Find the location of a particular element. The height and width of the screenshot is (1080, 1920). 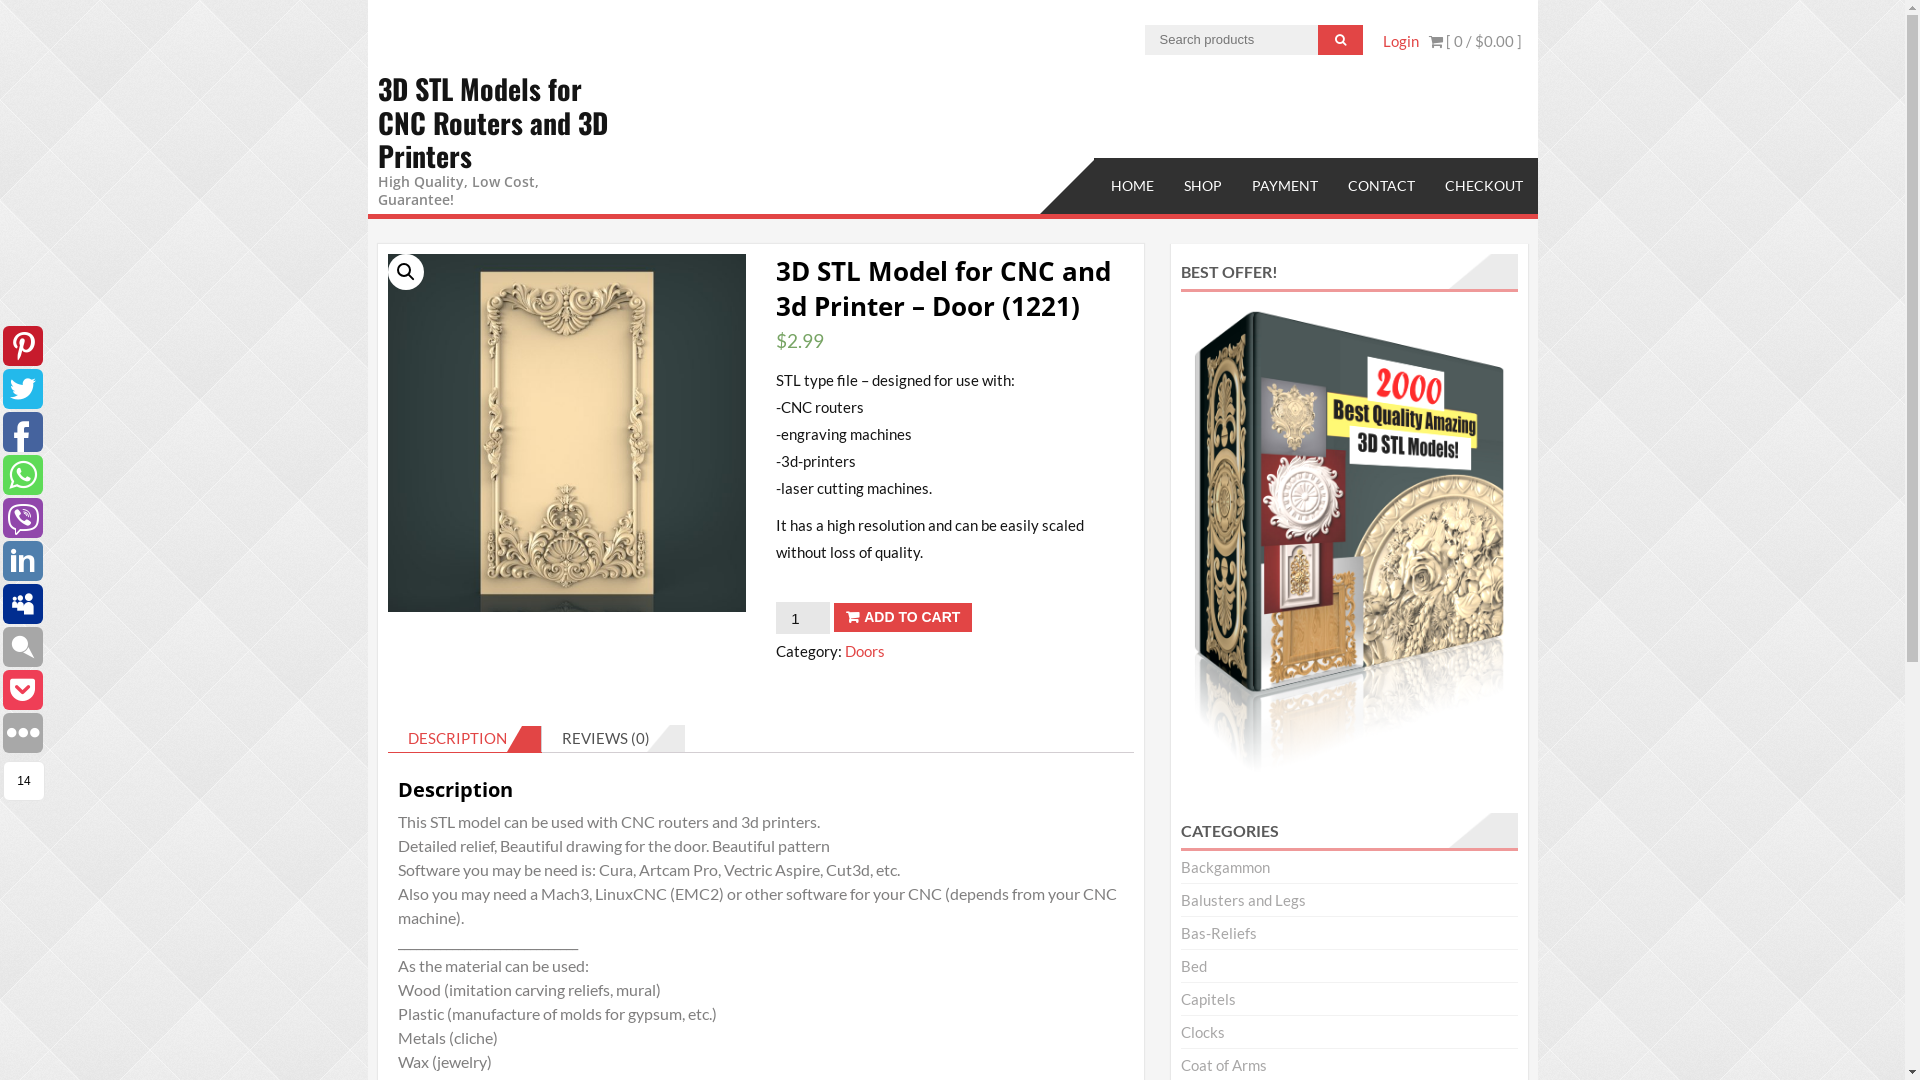

'Share Viber' is located at coordinates (3, 516).